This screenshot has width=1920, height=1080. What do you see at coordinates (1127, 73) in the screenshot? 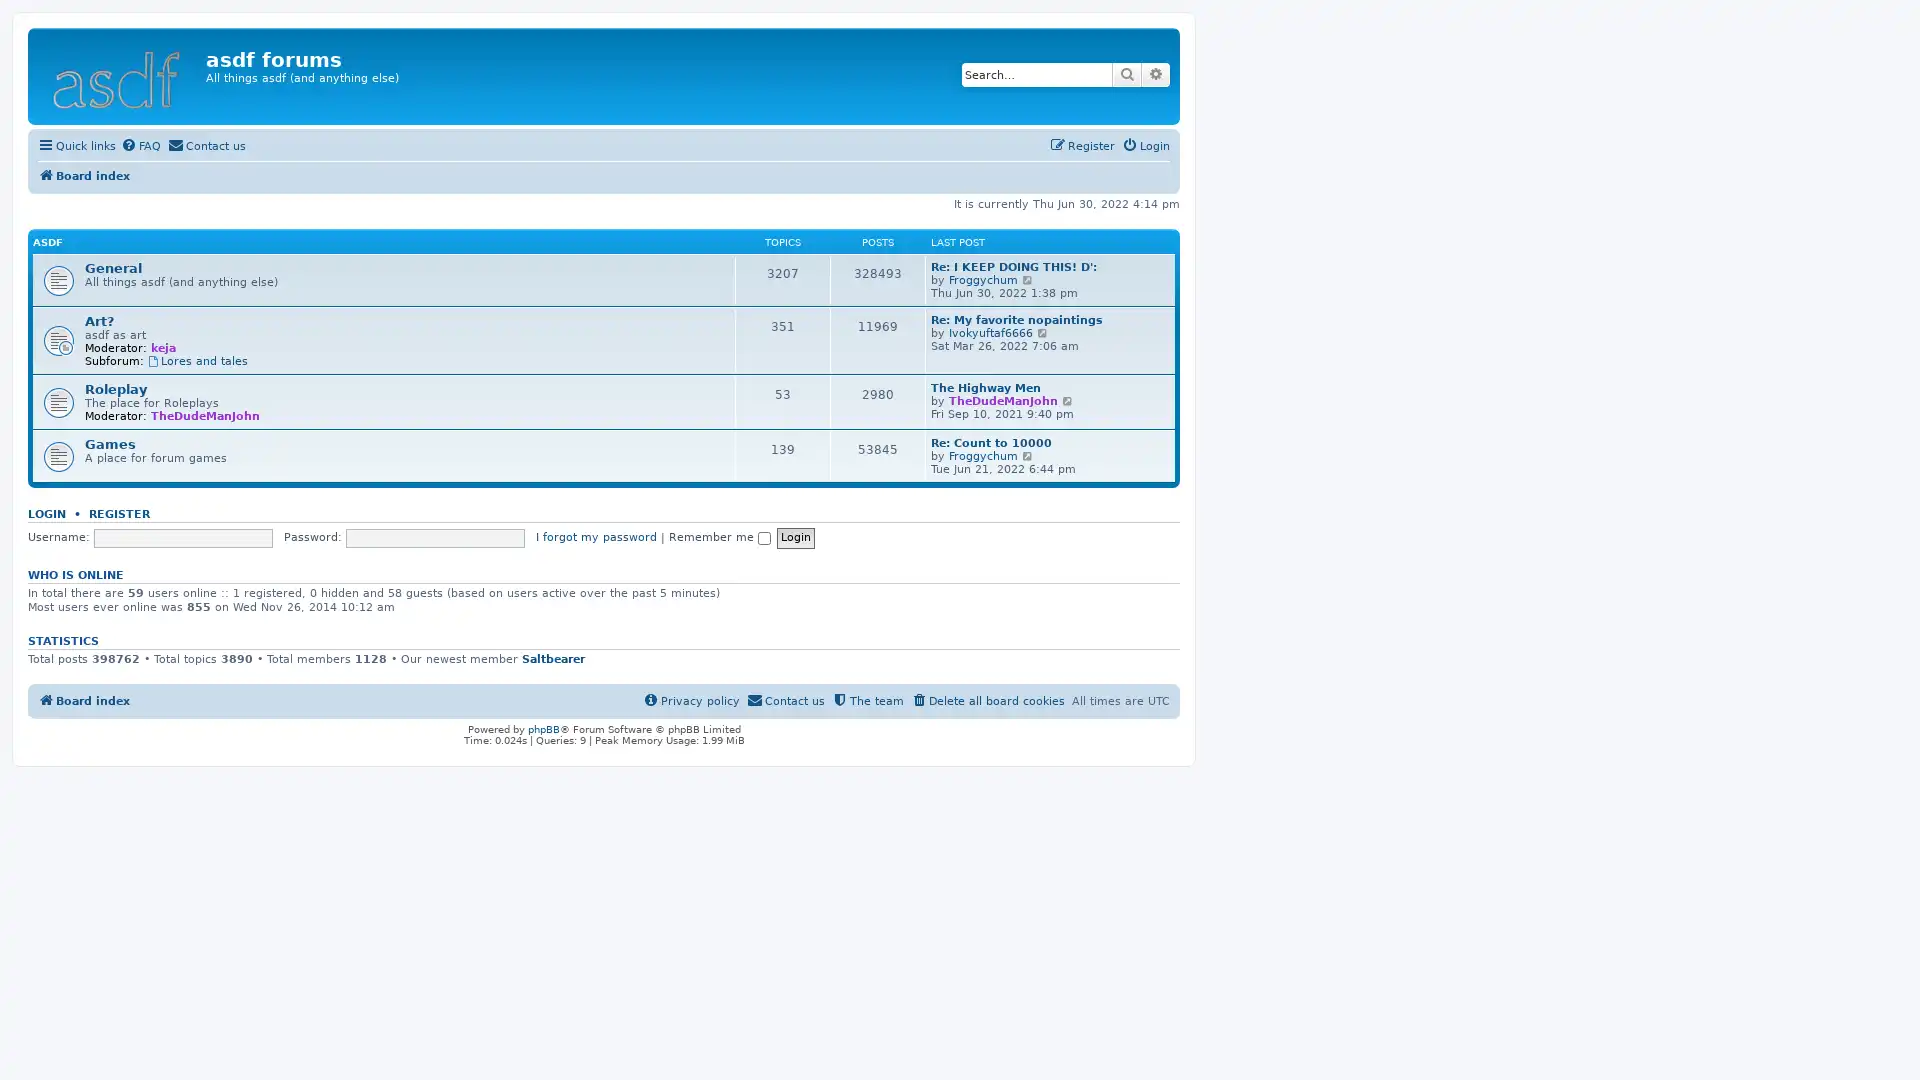
I see `Search` at bounding box center [1127, 73].